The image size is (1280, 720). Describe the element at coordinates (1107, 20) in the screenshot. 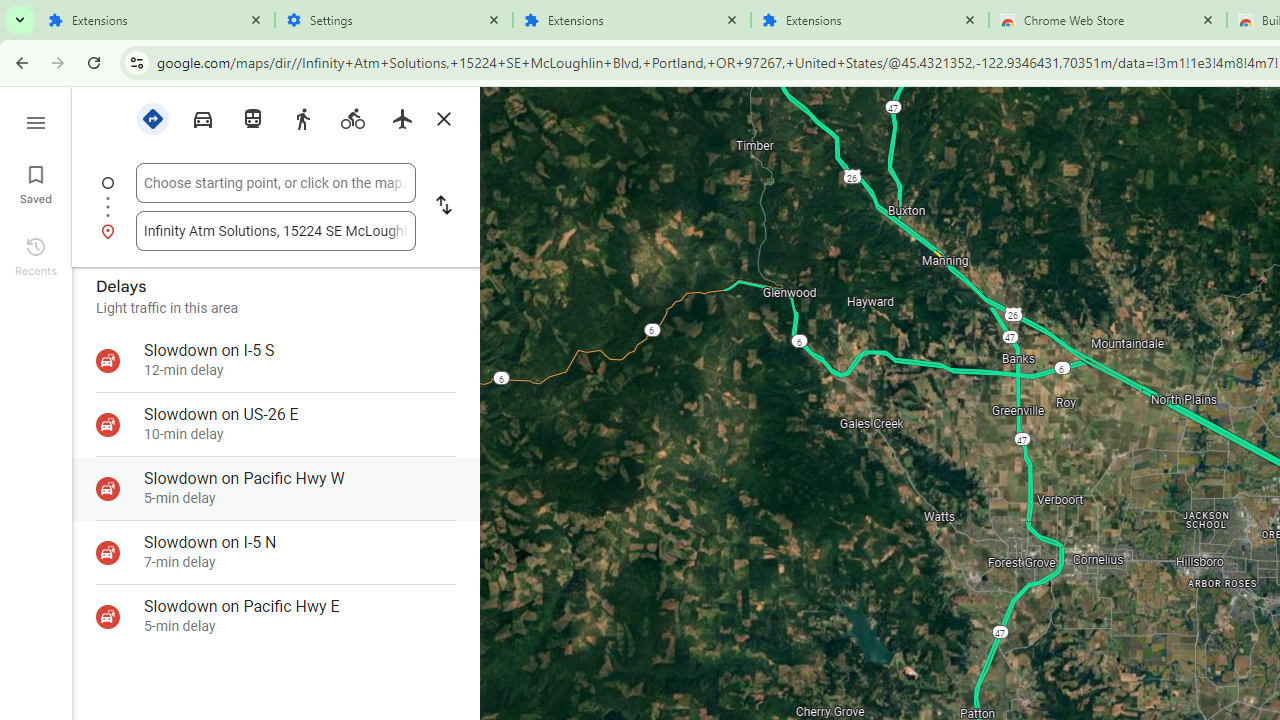

I see `'Chrome Web Store'` at that location.